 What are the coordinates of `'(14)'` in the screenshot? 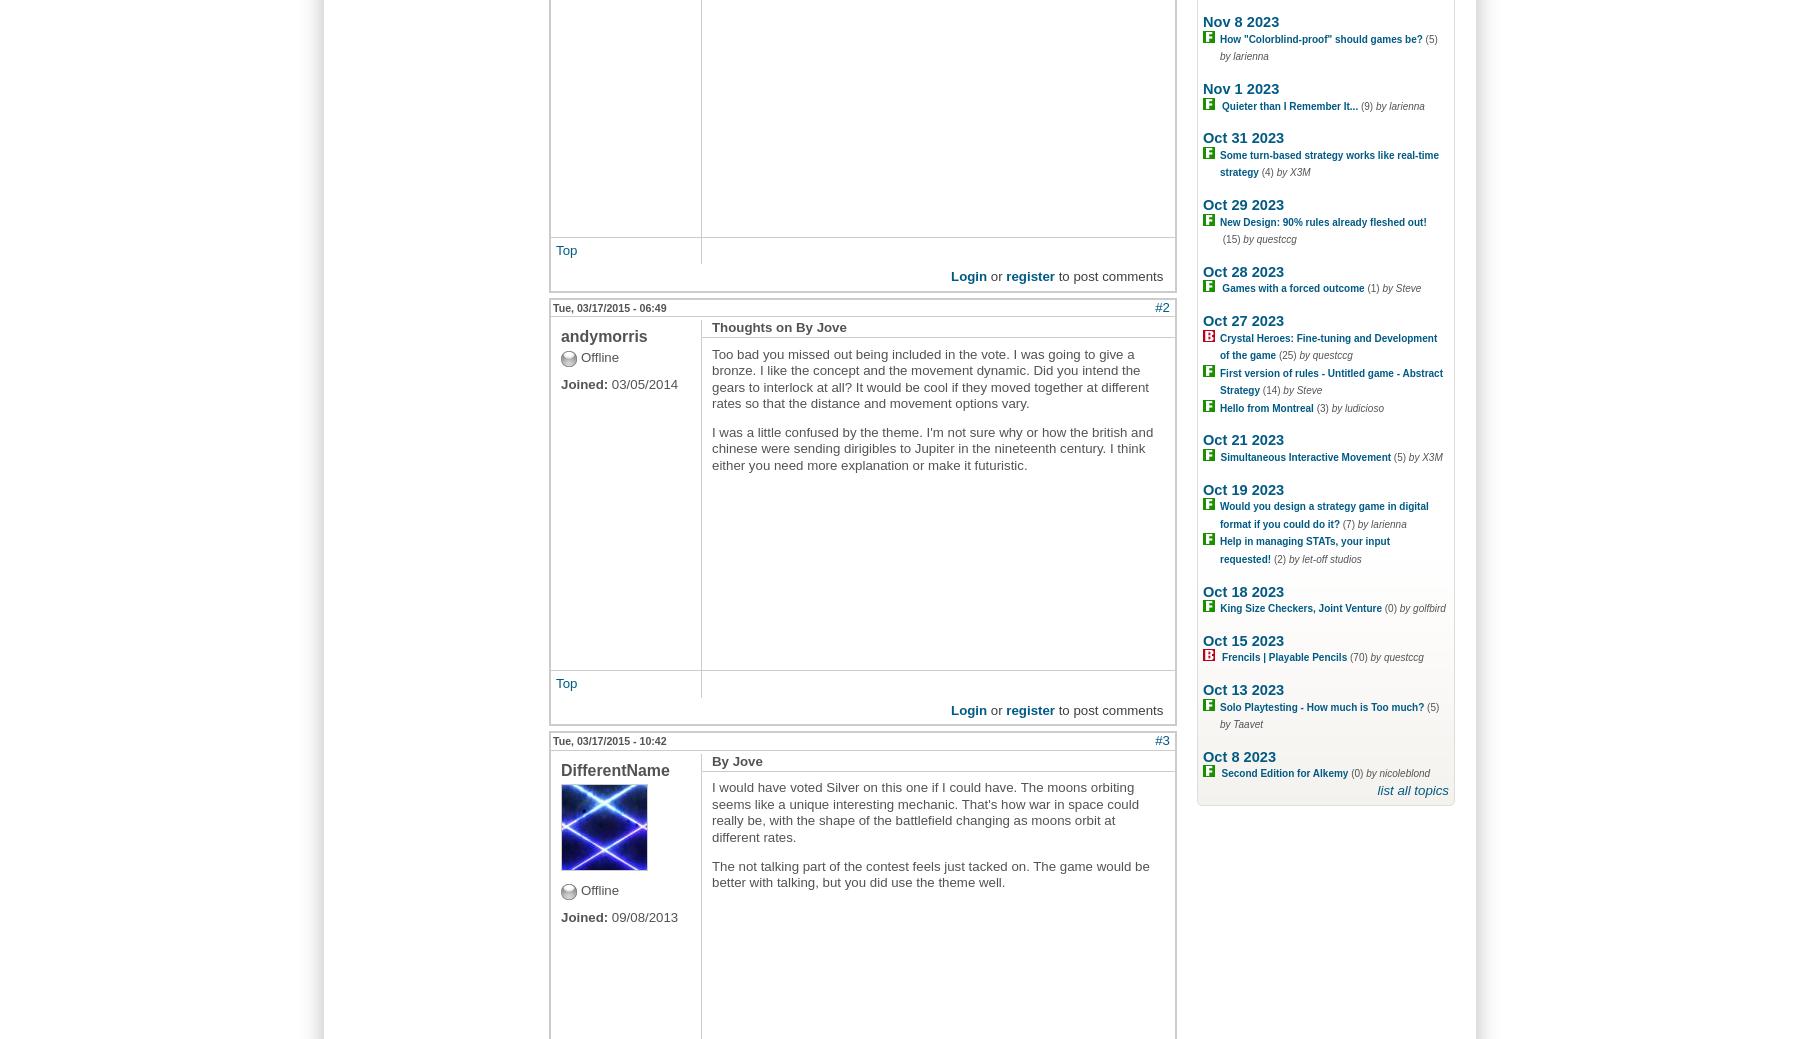 It's located at (1272, 389).